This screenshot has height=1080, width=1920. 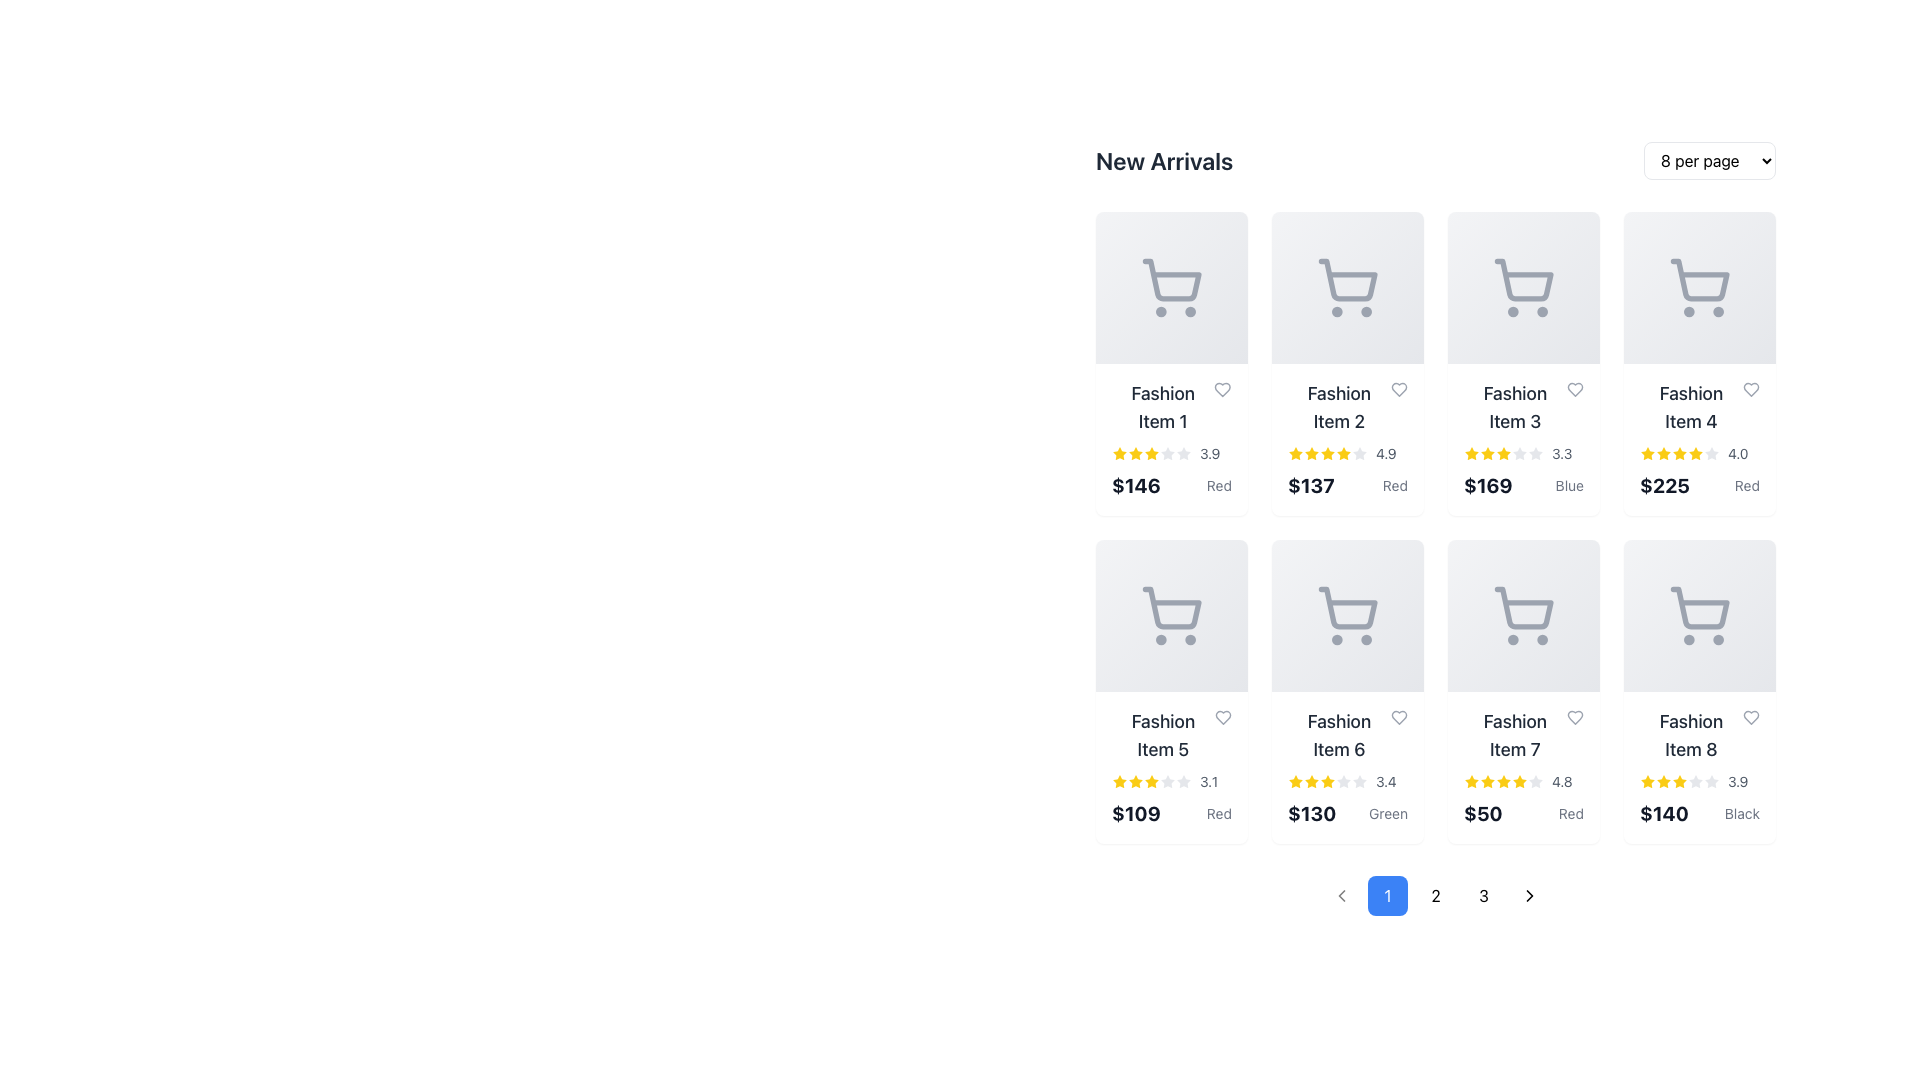 What do you see at coordinates (1118, 781) in the screenshot?
I see `the first star icon in the rating section of the product labeled 'Fashion Item 5', which indicates a 3.1 rating` at bounding box center [1118, 781].